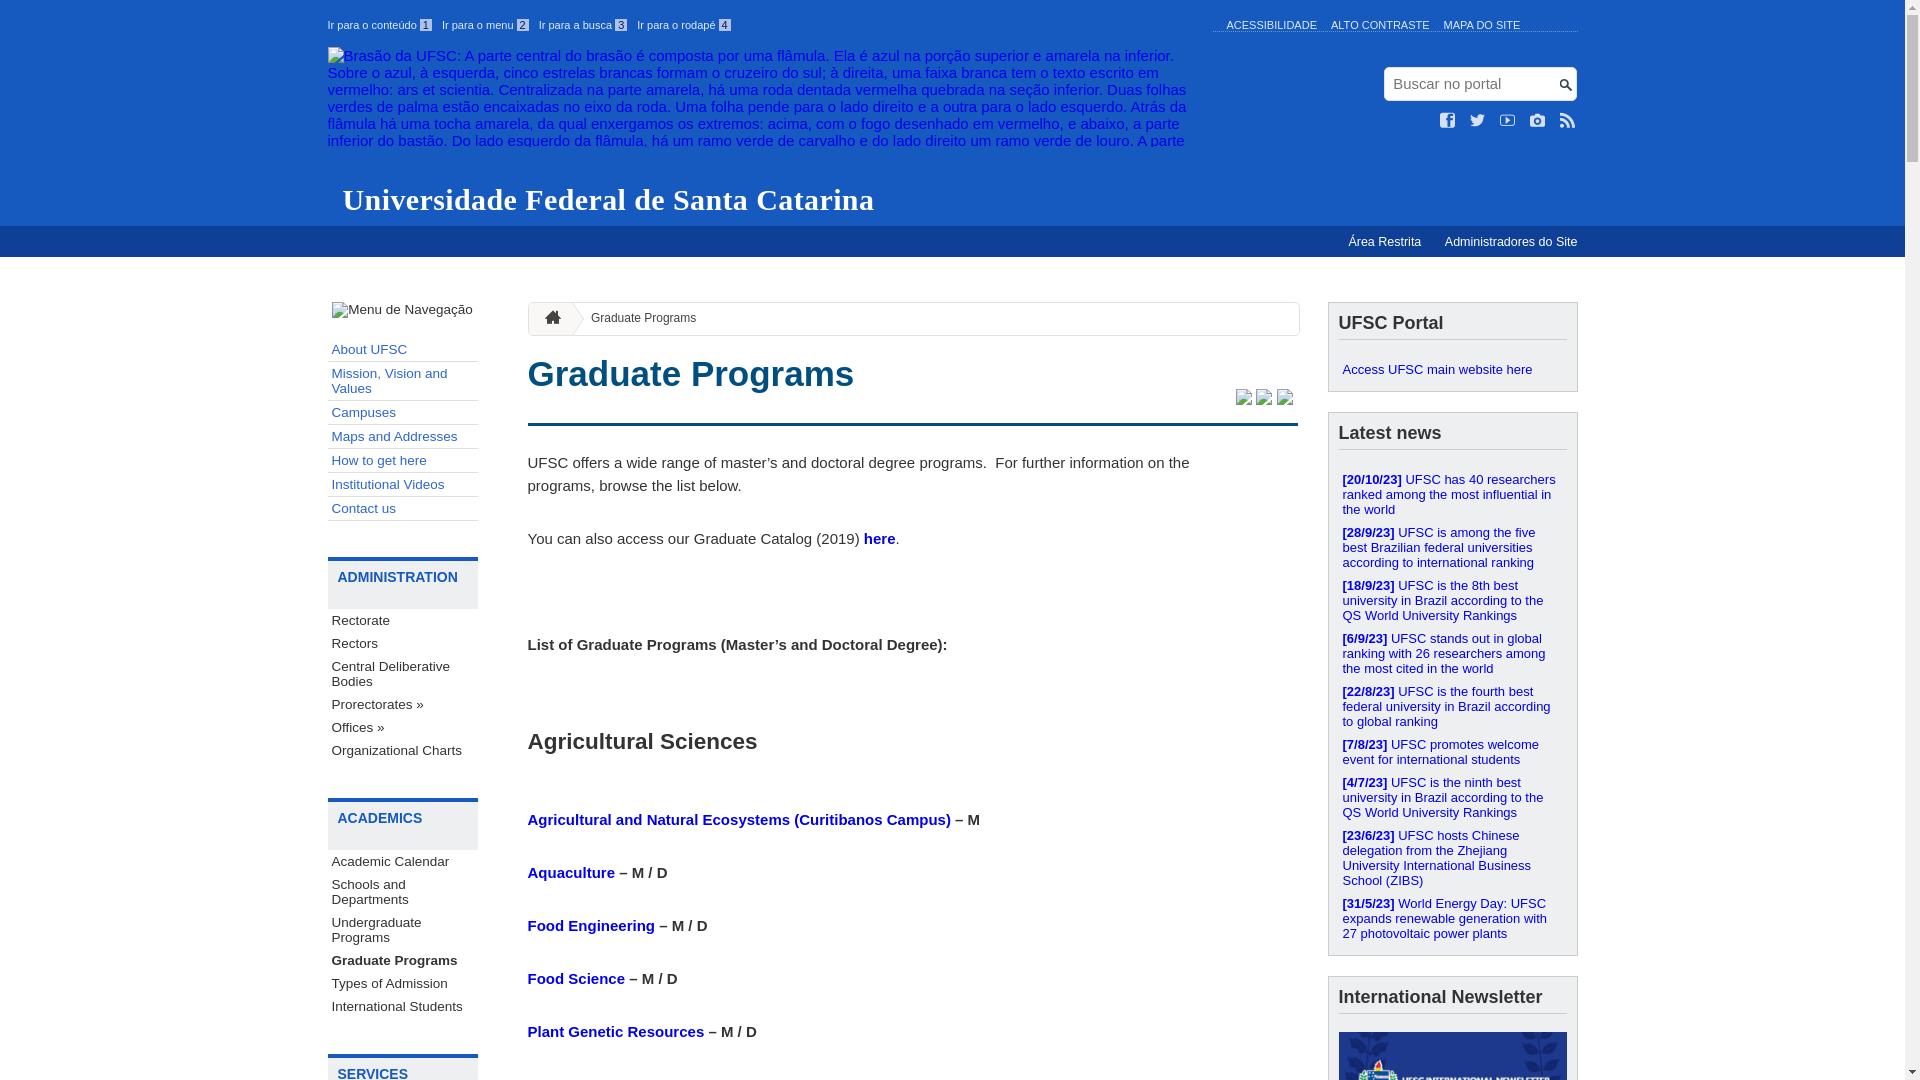  I want to click on 'Rectorate', so click(402, 619).